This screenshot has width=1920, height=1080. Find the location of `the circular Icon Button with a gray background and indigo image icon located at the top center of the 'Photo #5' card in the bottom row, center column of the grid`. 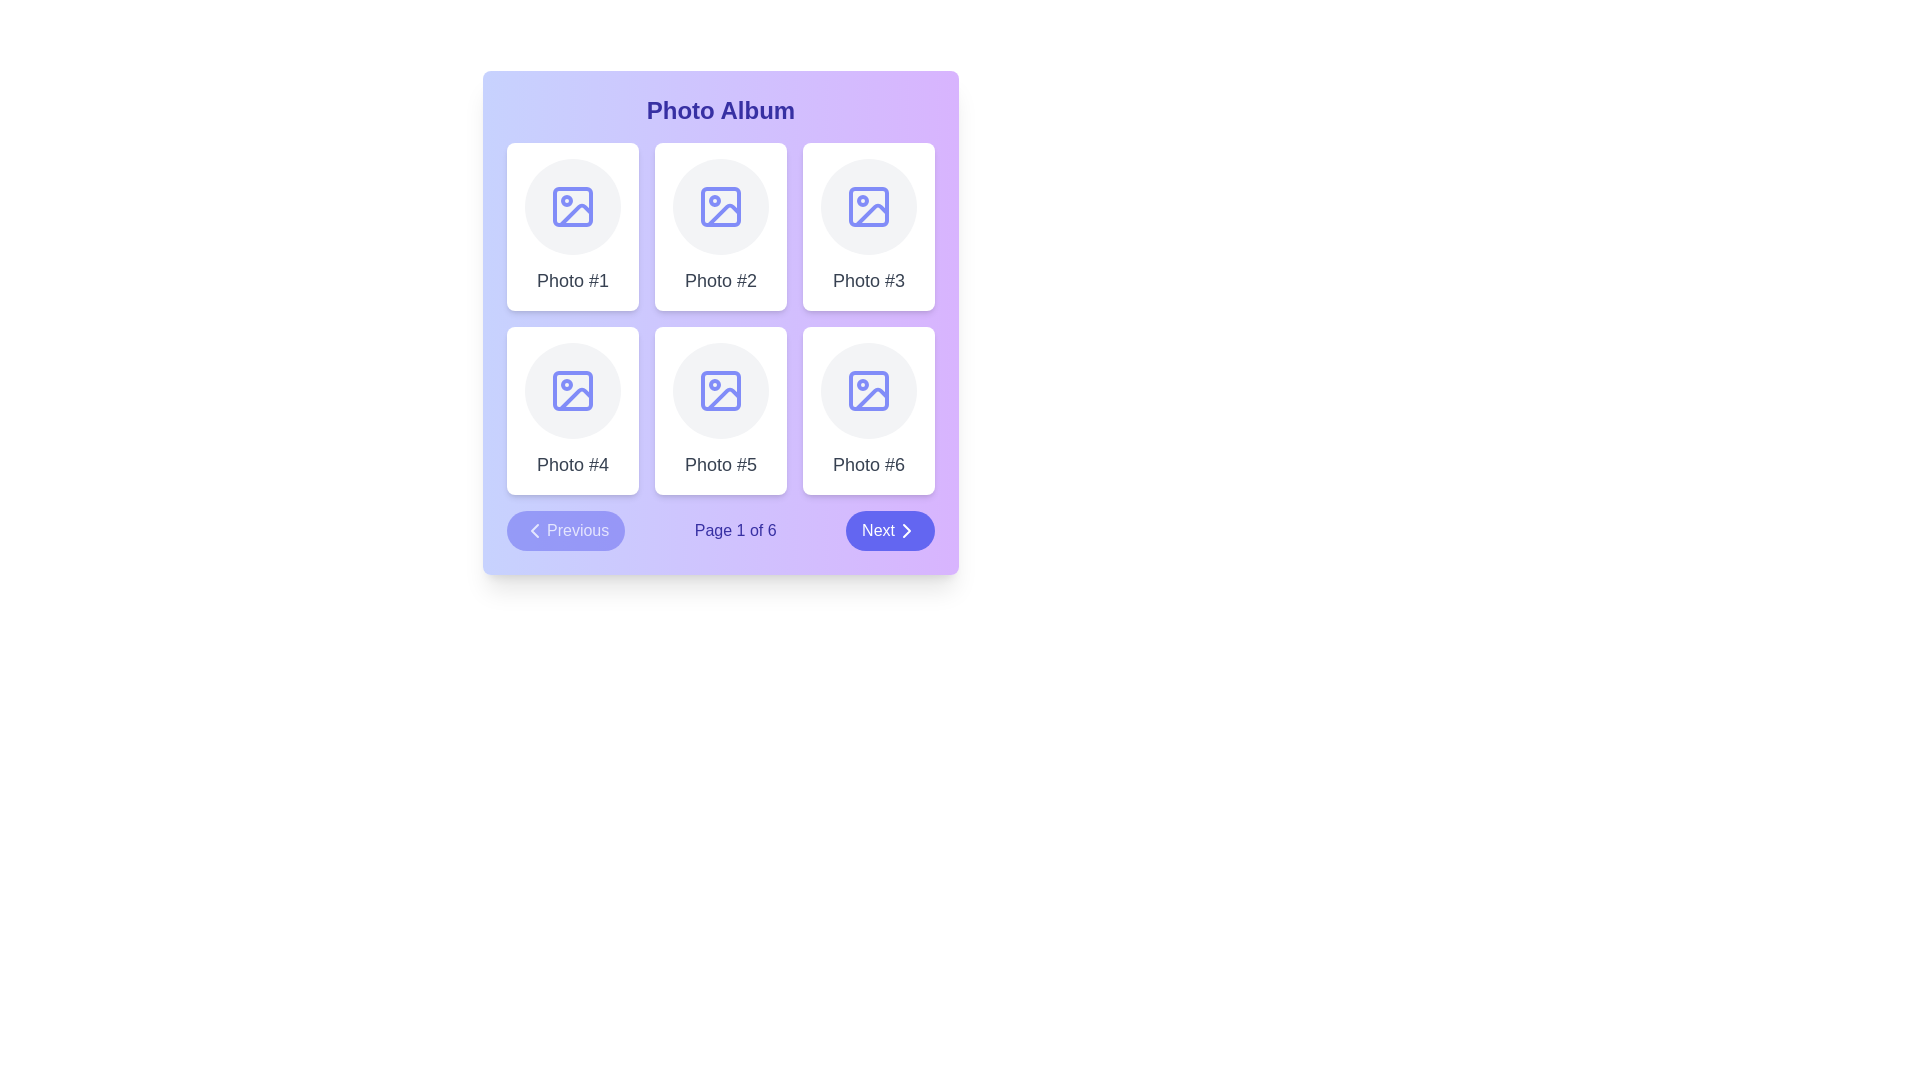

the circular Icon Button with a gray background and indigo image icon located at the top center of the 'Photo #5' card in the bottom row, center column of the grid is located at coordinates (720, 390).